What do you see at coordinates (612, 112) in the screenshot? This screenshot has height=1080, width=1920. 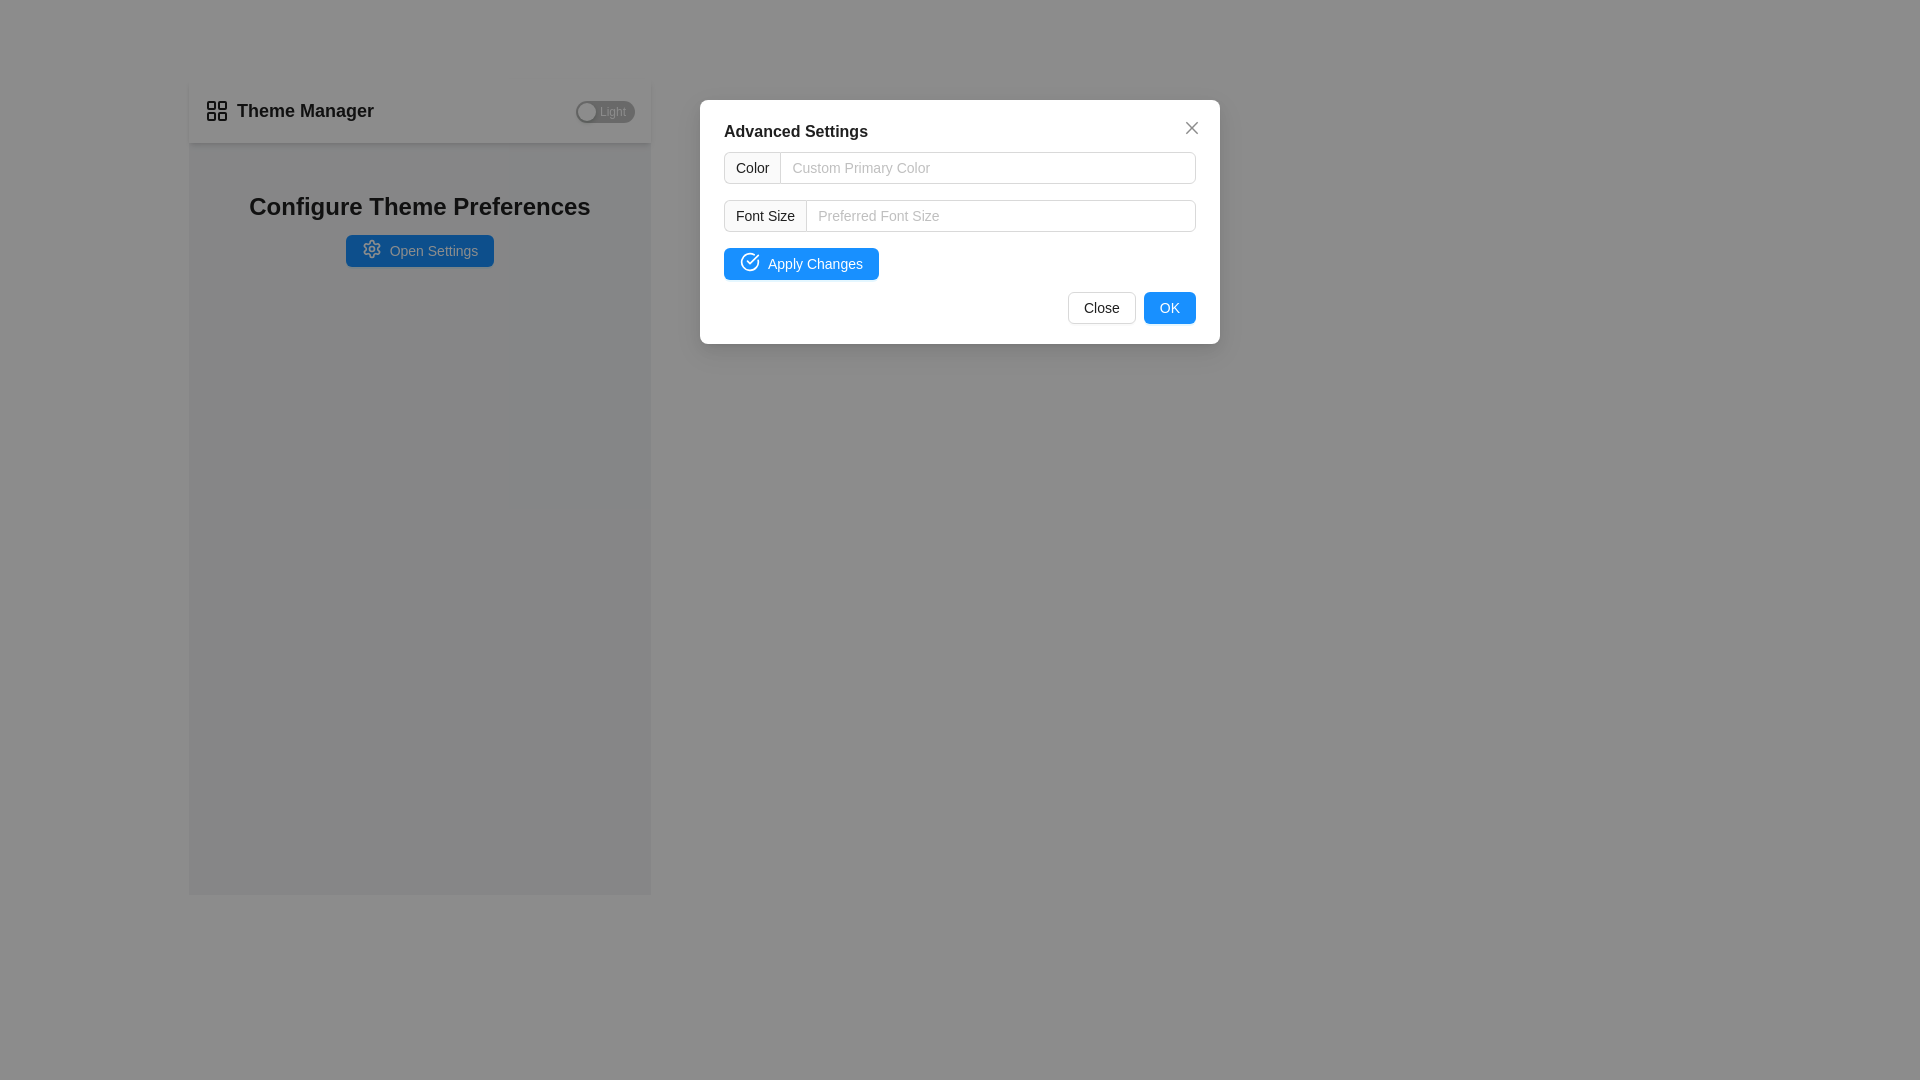 I see `the 'Light' mode text label, which indicates the inactive position of the toggle switch in the Theme Manager section` at bounding box center [612, 112].